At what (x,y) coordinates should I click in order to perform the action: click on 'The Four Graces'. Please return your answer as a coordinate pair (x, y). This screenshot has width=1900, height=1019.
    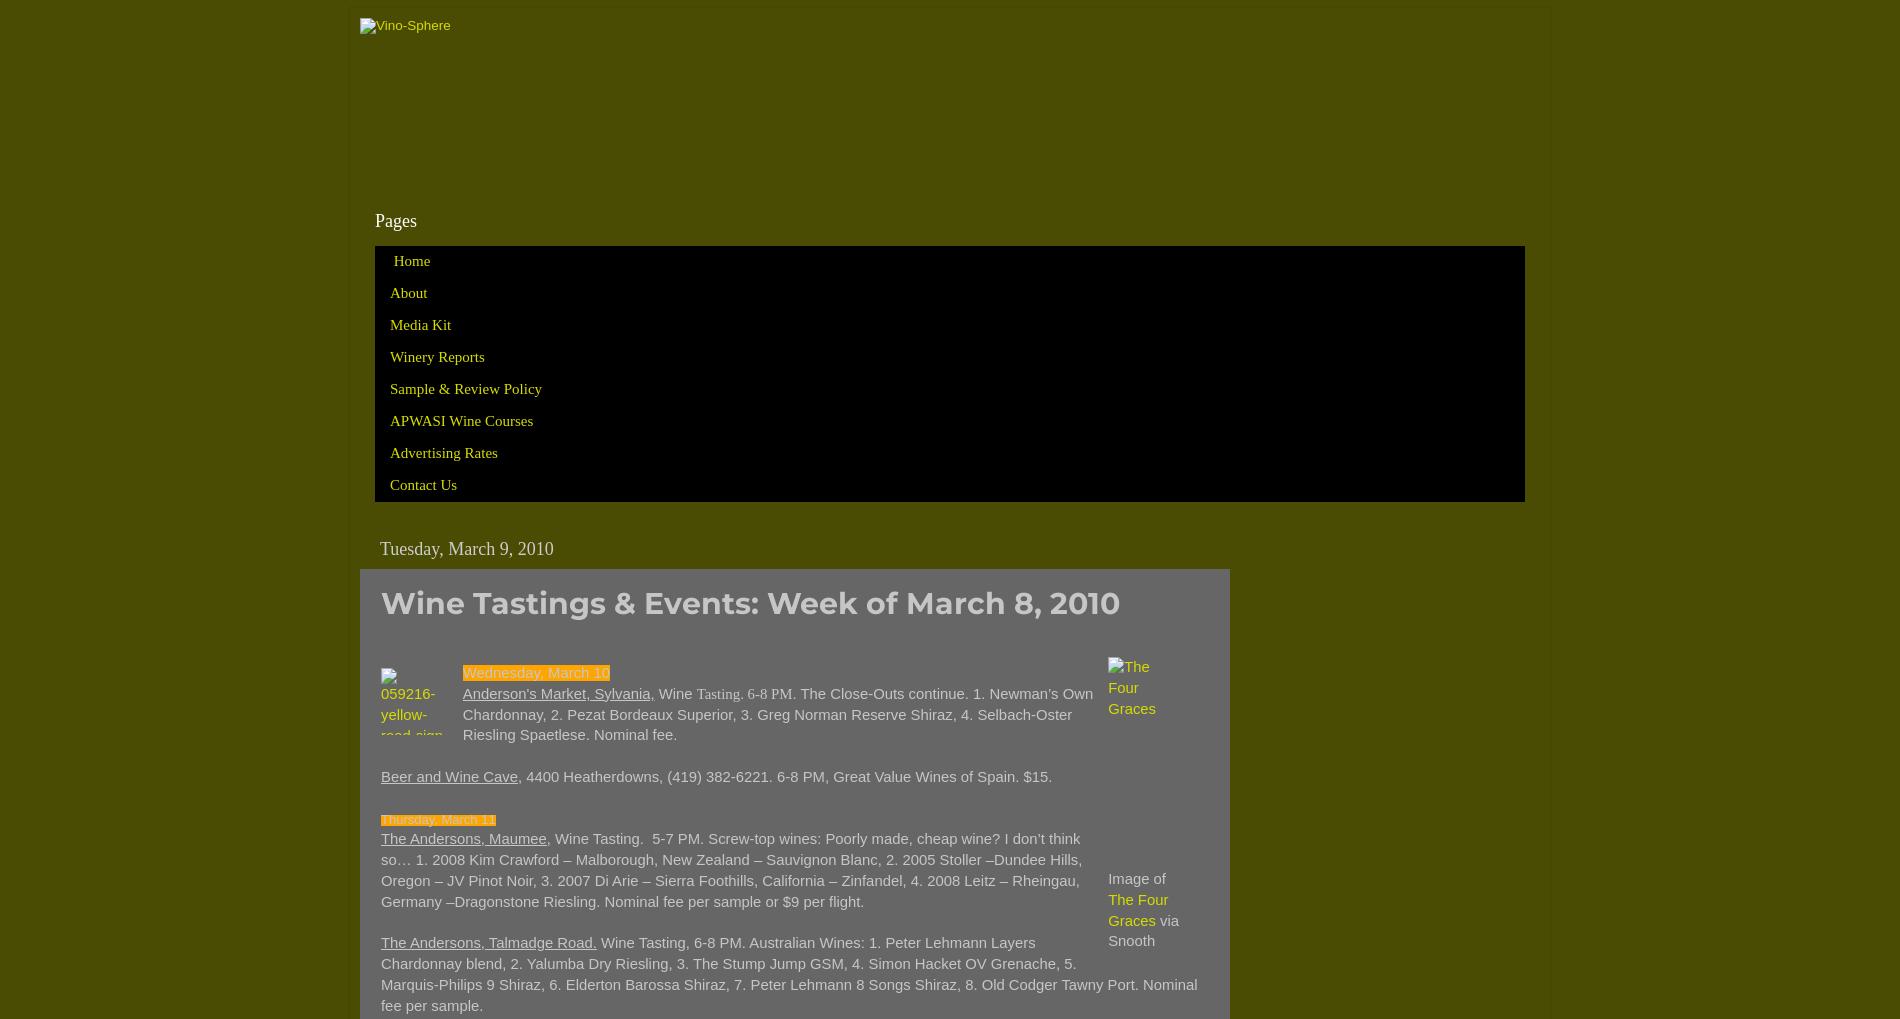
    Looking at the image, I should click on (1137, 909).